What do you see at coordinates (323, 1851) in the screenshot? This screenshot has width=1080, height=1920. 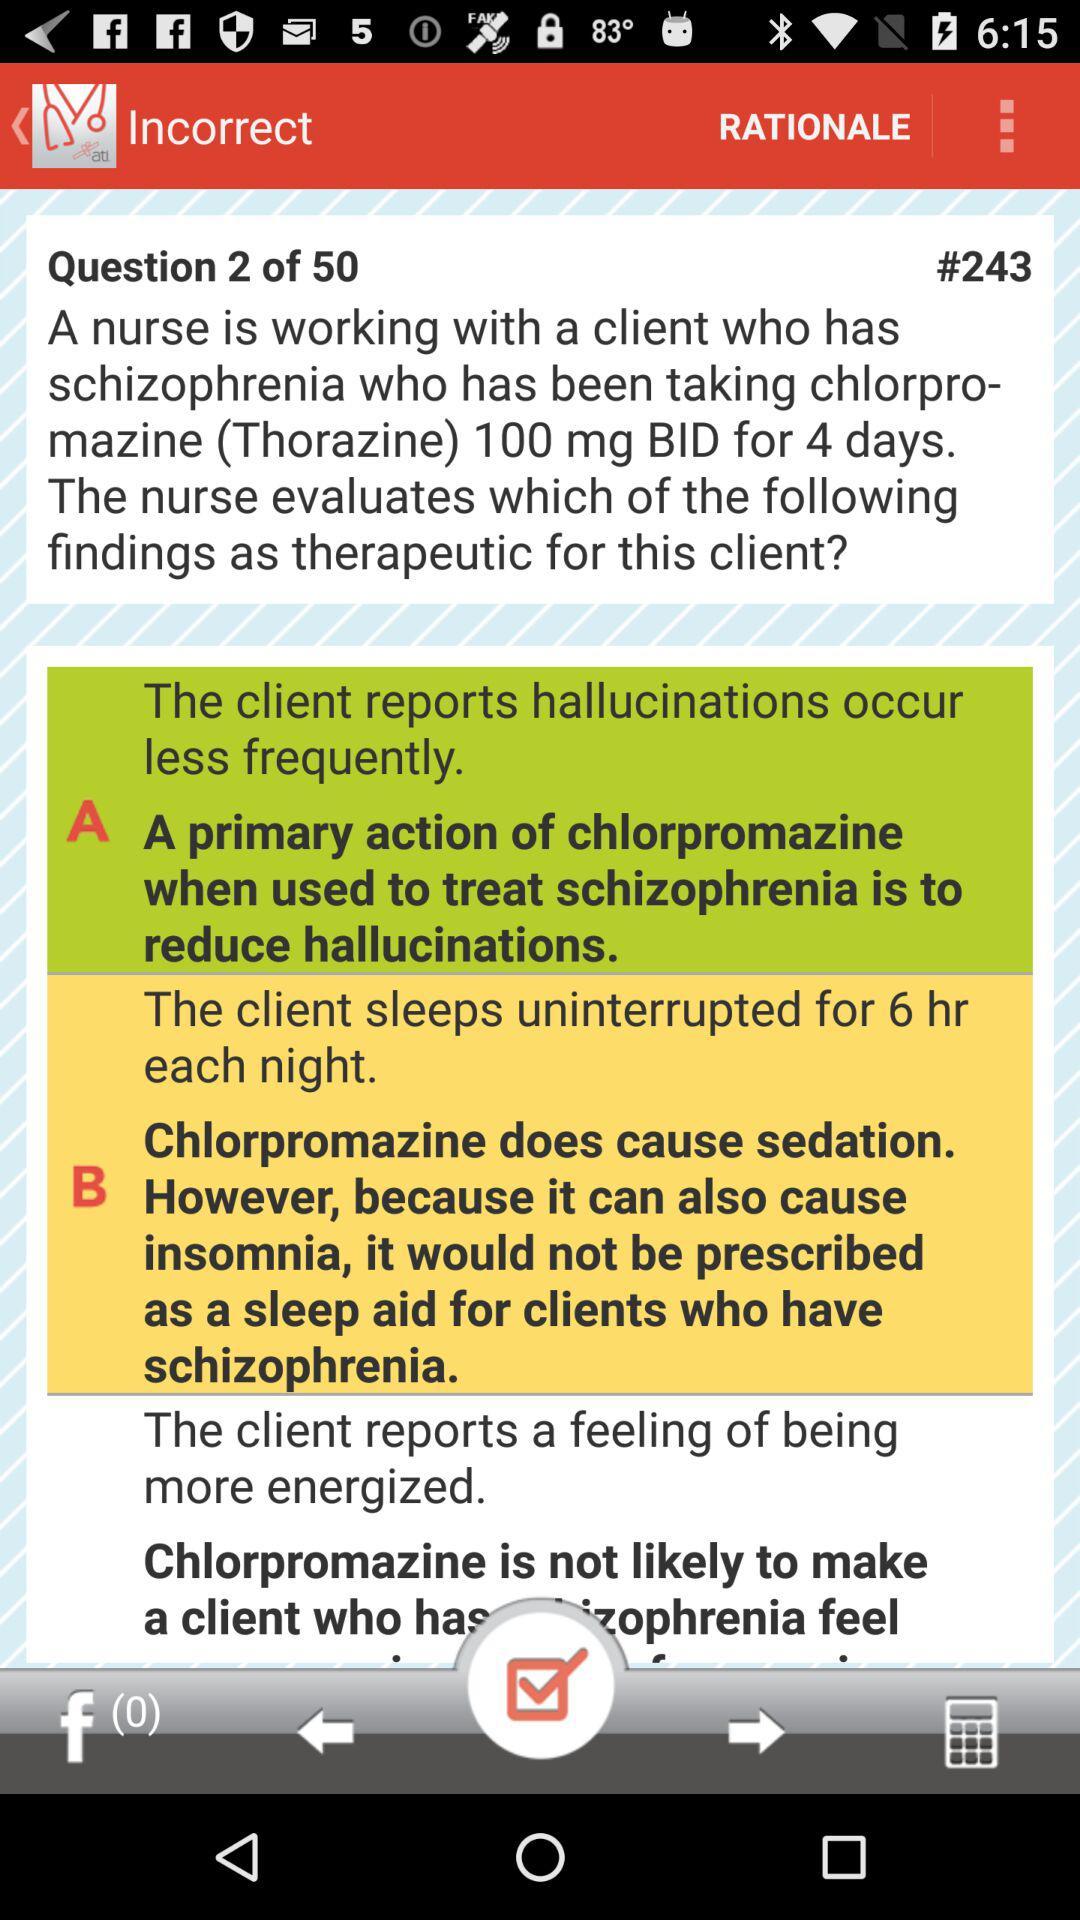 I see `the arrow_backward icon` at bounding box center [323, 1851].